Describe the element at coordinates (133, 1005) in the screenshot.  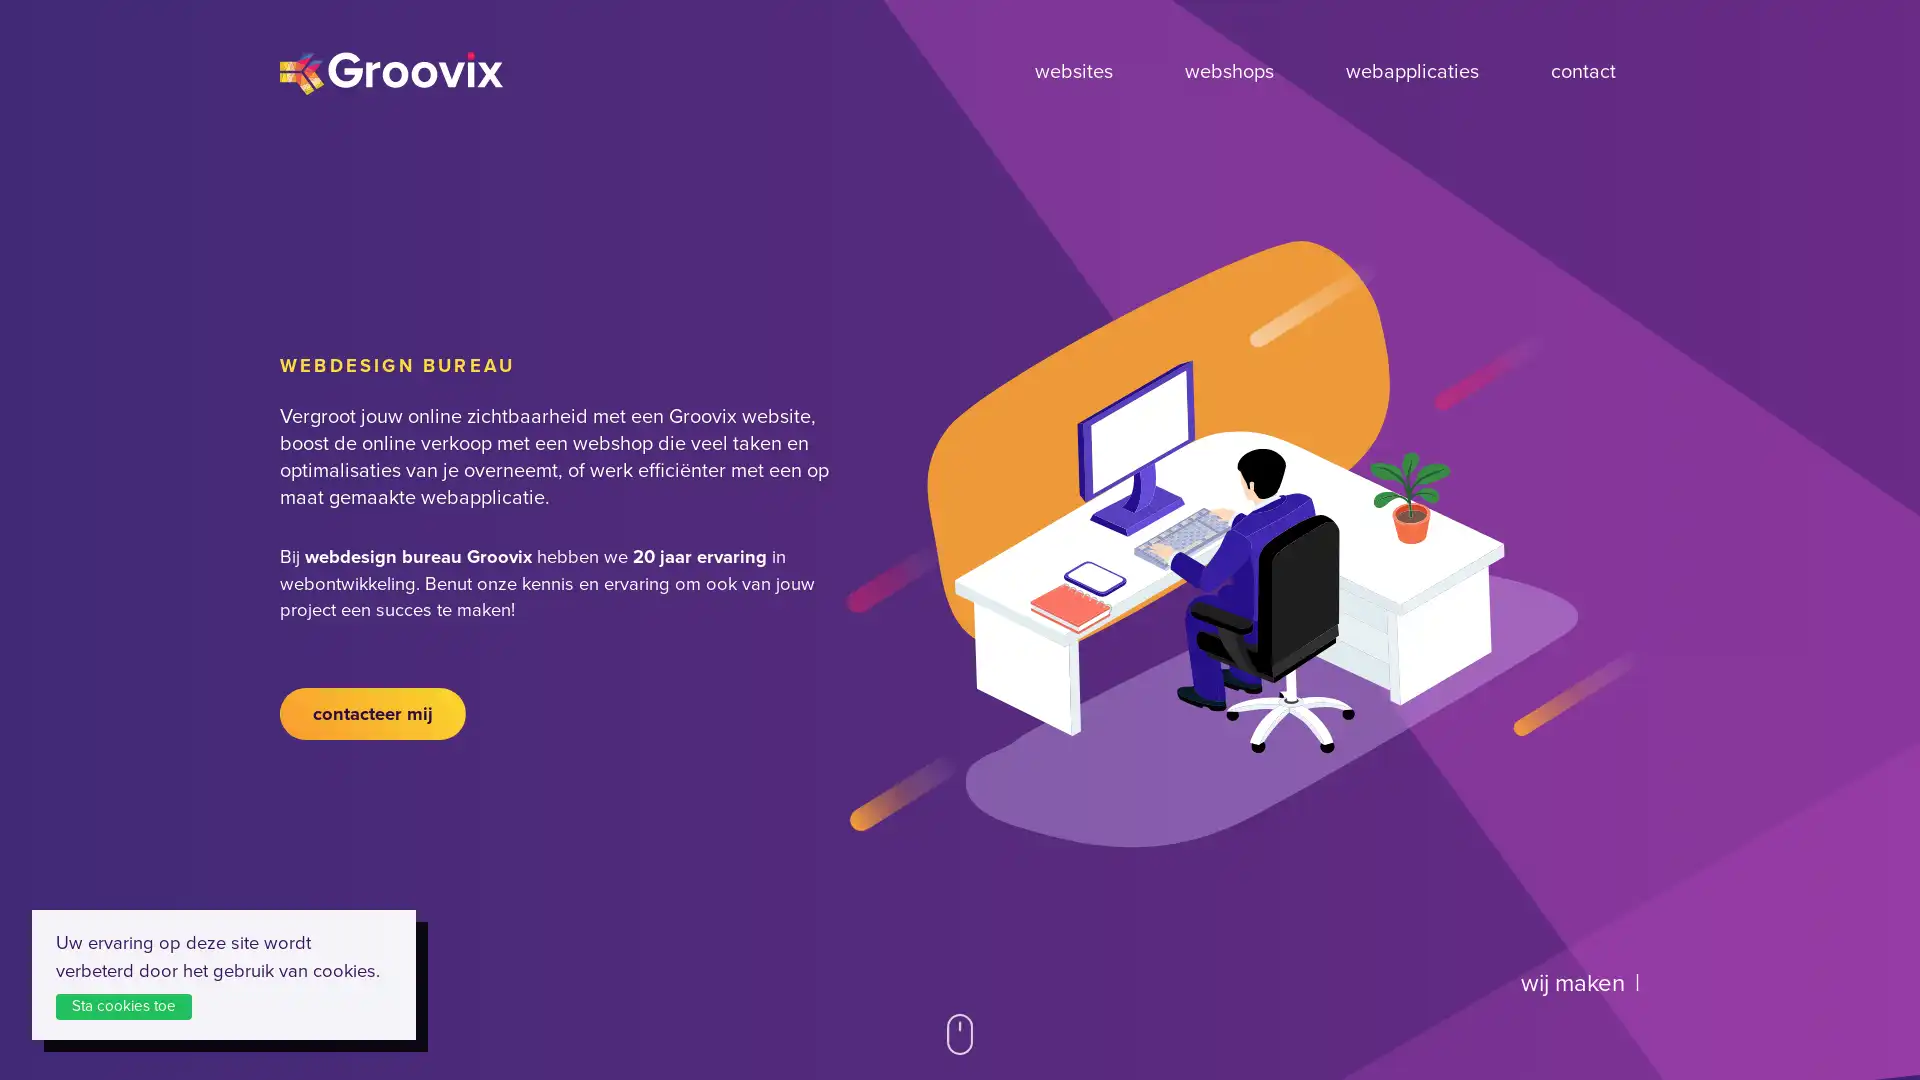
I see `Sta cookies toe` at that location.